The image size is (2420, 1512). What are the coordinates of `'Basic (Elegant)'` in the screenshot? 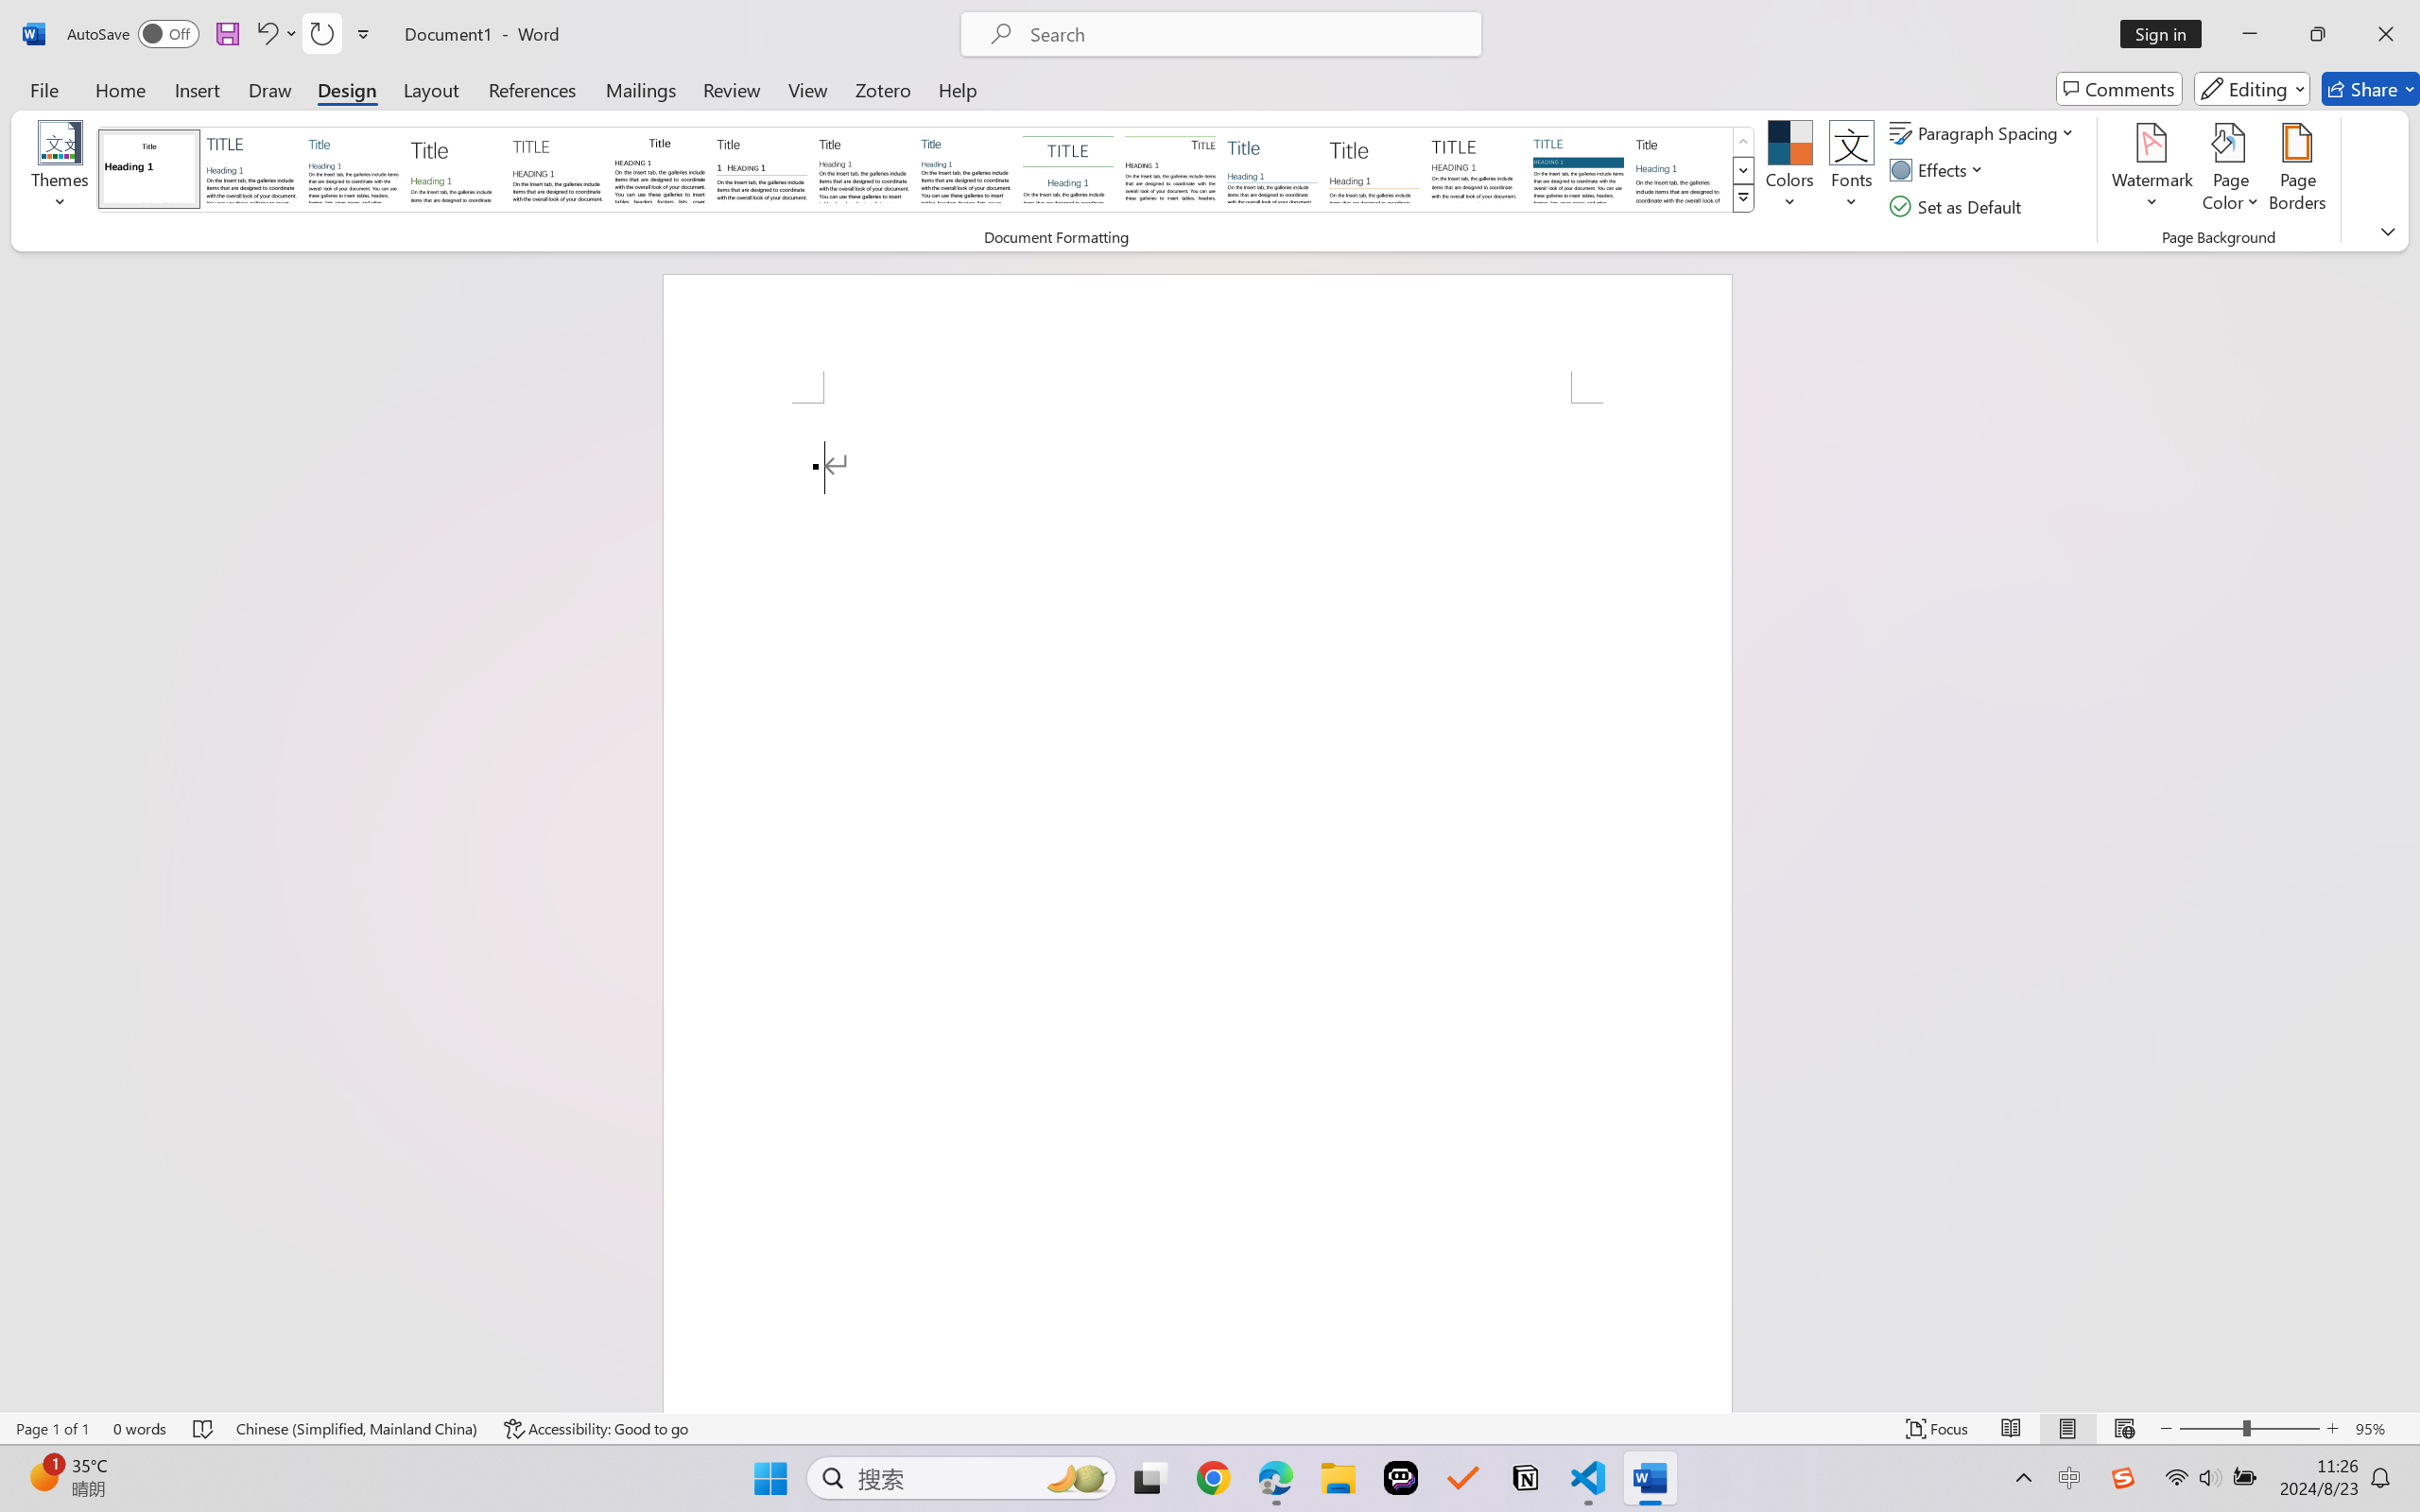 It's located at (251, 168).